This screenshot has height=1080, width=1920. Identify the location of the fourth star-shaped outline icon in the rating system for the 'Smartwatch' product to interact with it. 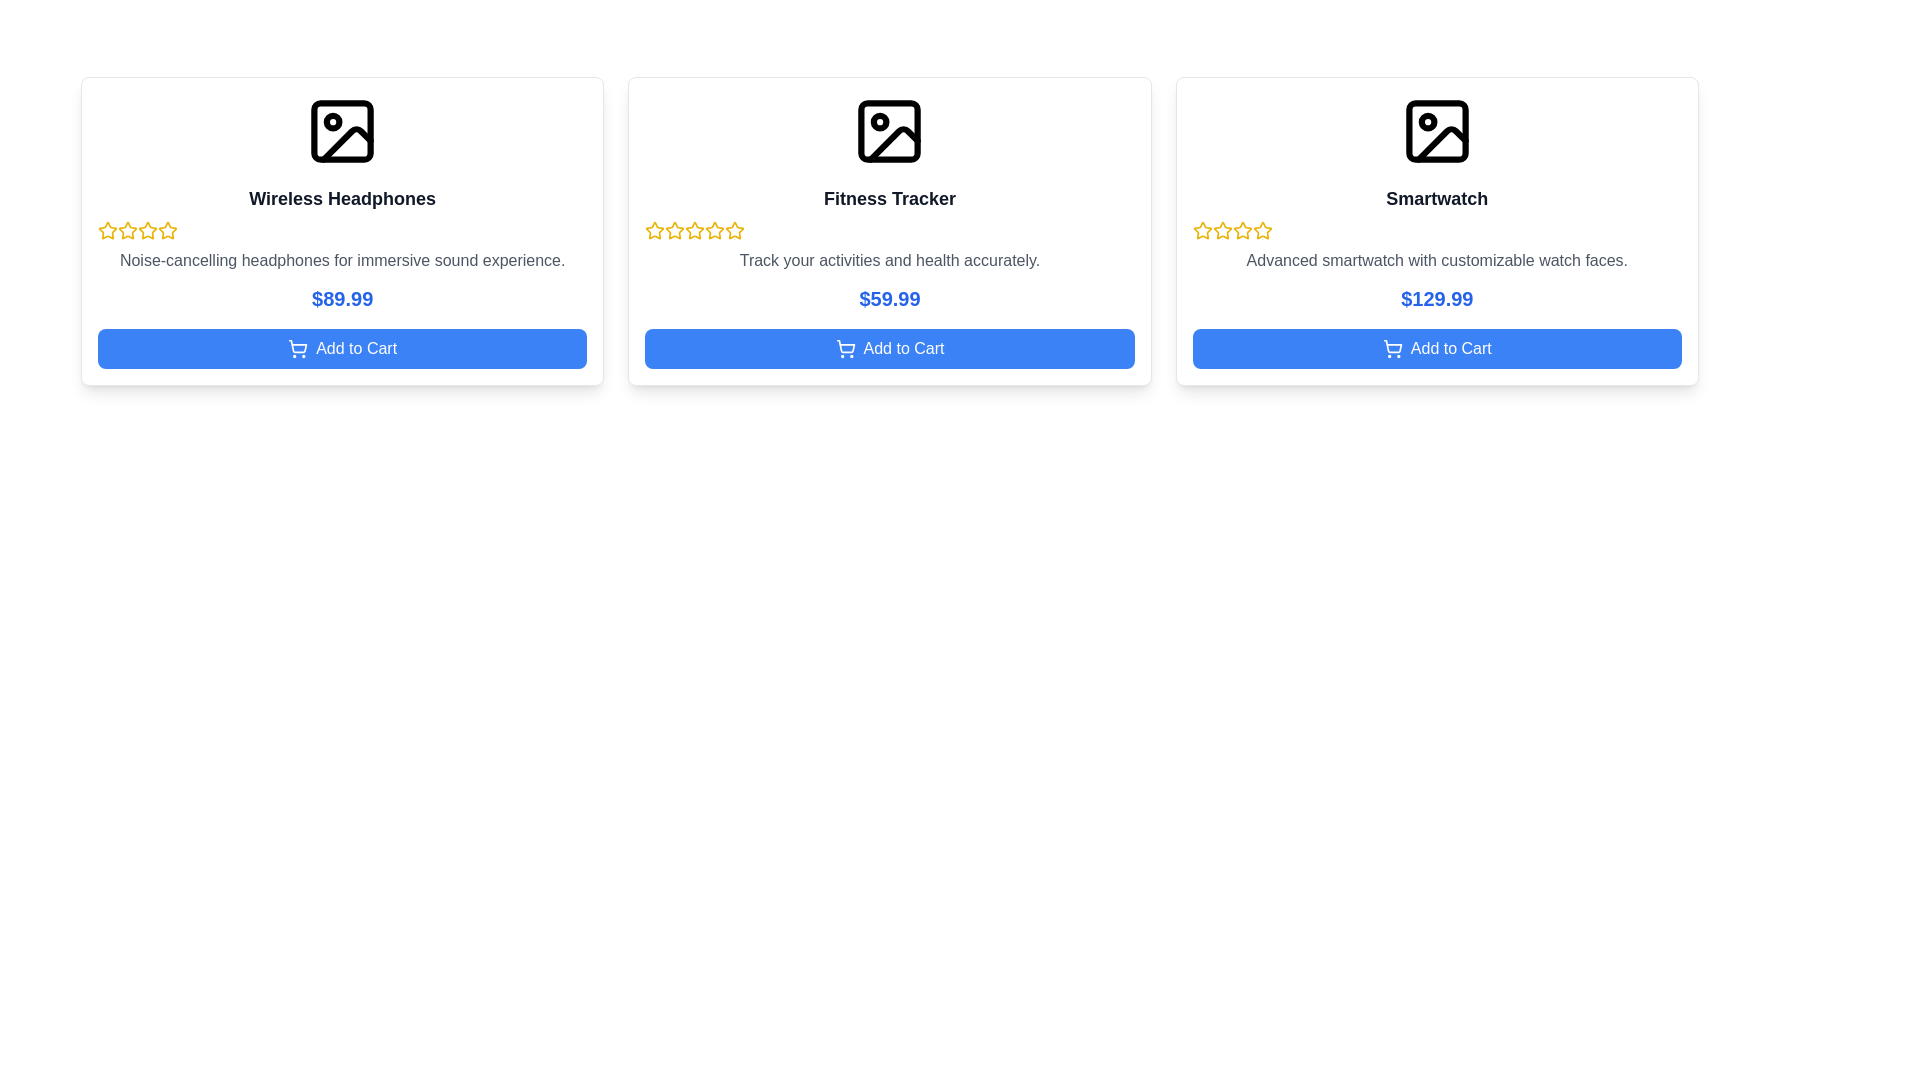
(1241, 230).